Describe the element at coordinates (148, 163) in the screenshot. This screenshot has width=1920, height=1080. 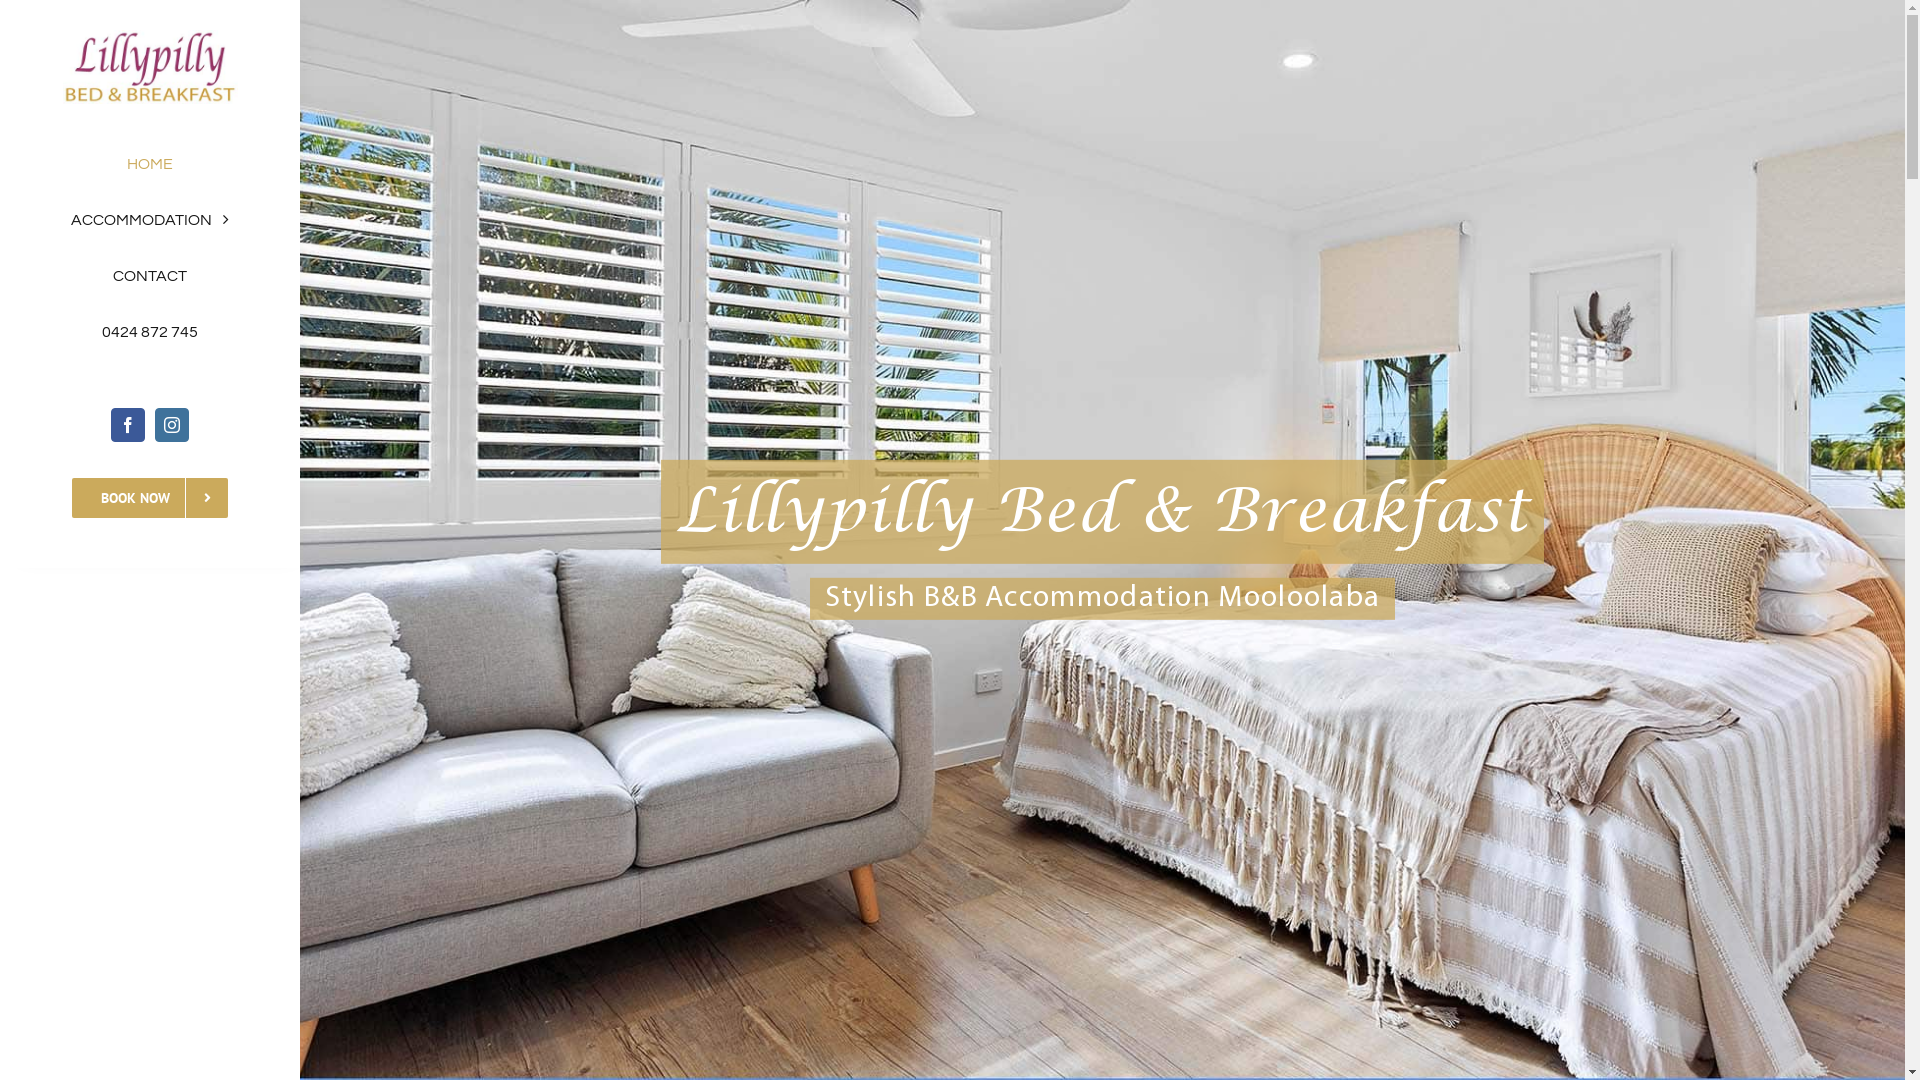
I see `'HOME'` at that location.